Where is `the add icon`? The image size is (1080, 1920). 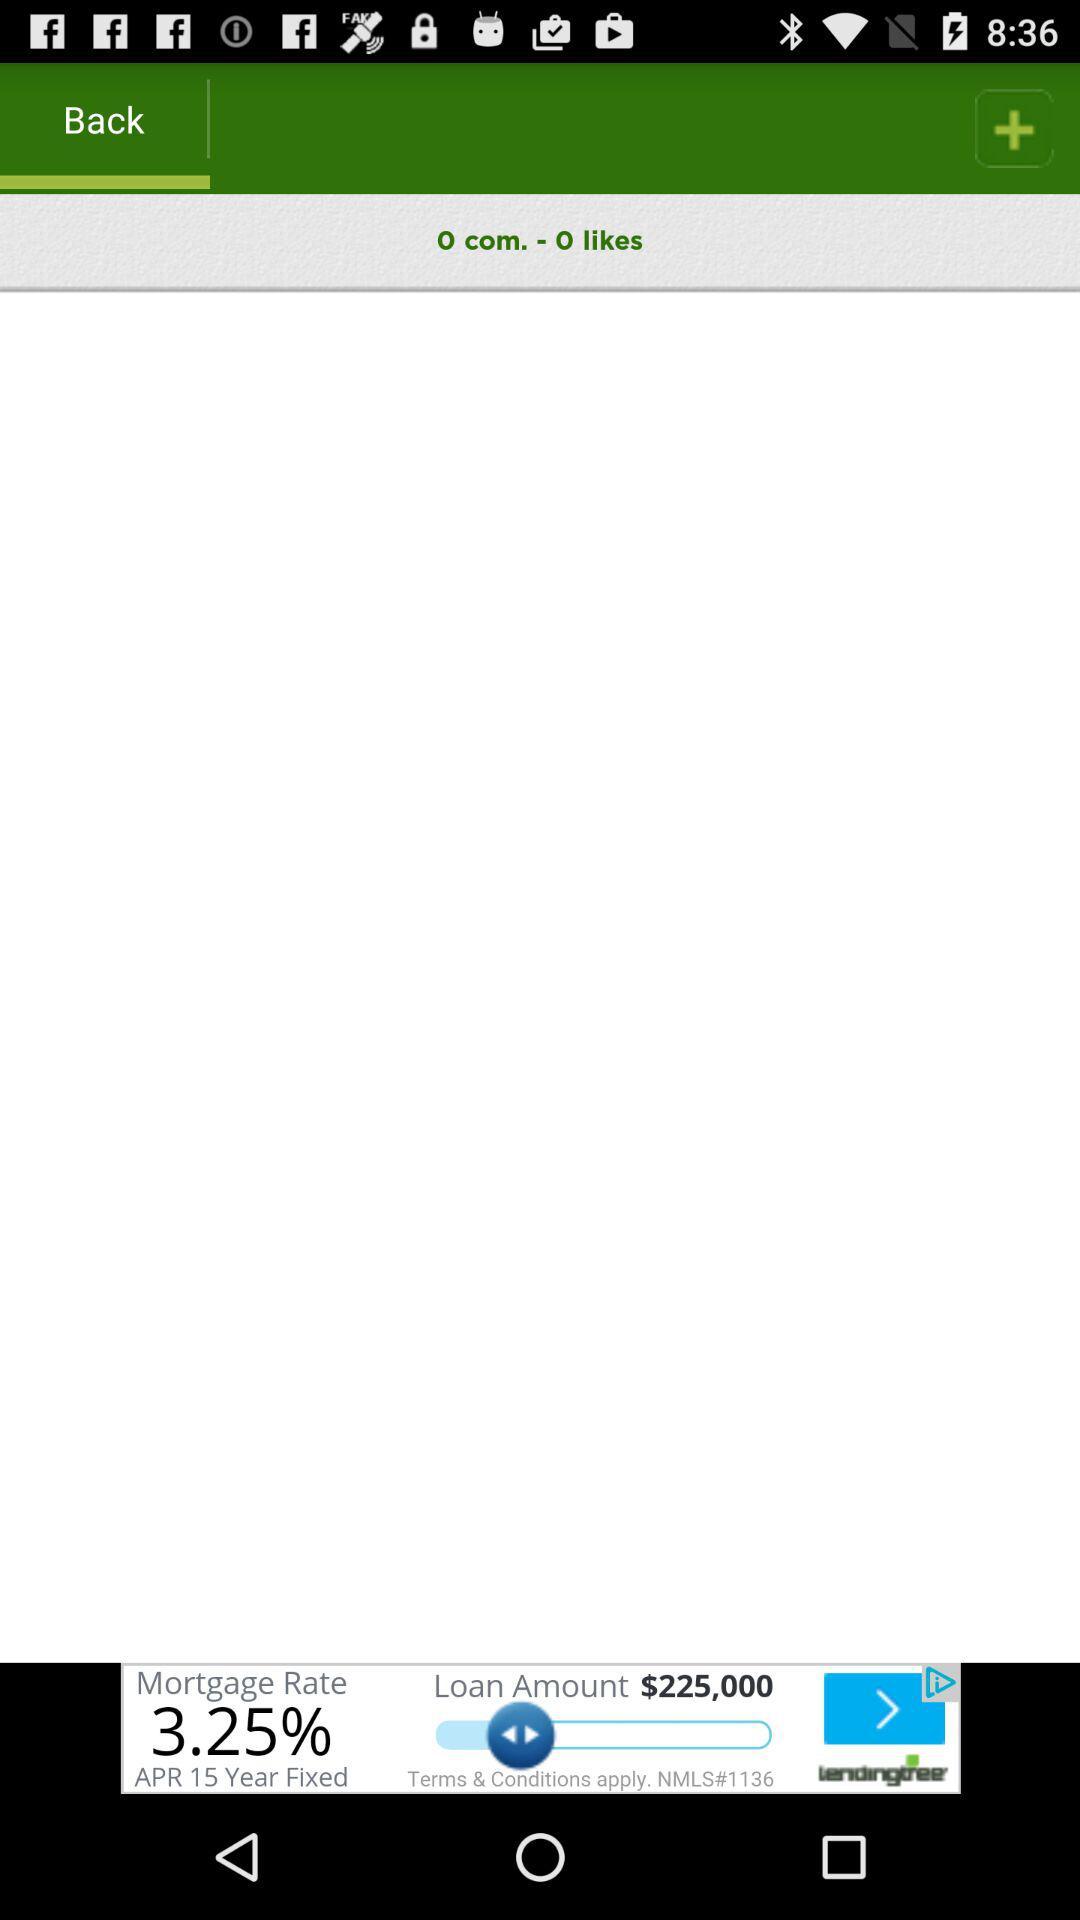
the add icon is located at coordinates (1014, 136).